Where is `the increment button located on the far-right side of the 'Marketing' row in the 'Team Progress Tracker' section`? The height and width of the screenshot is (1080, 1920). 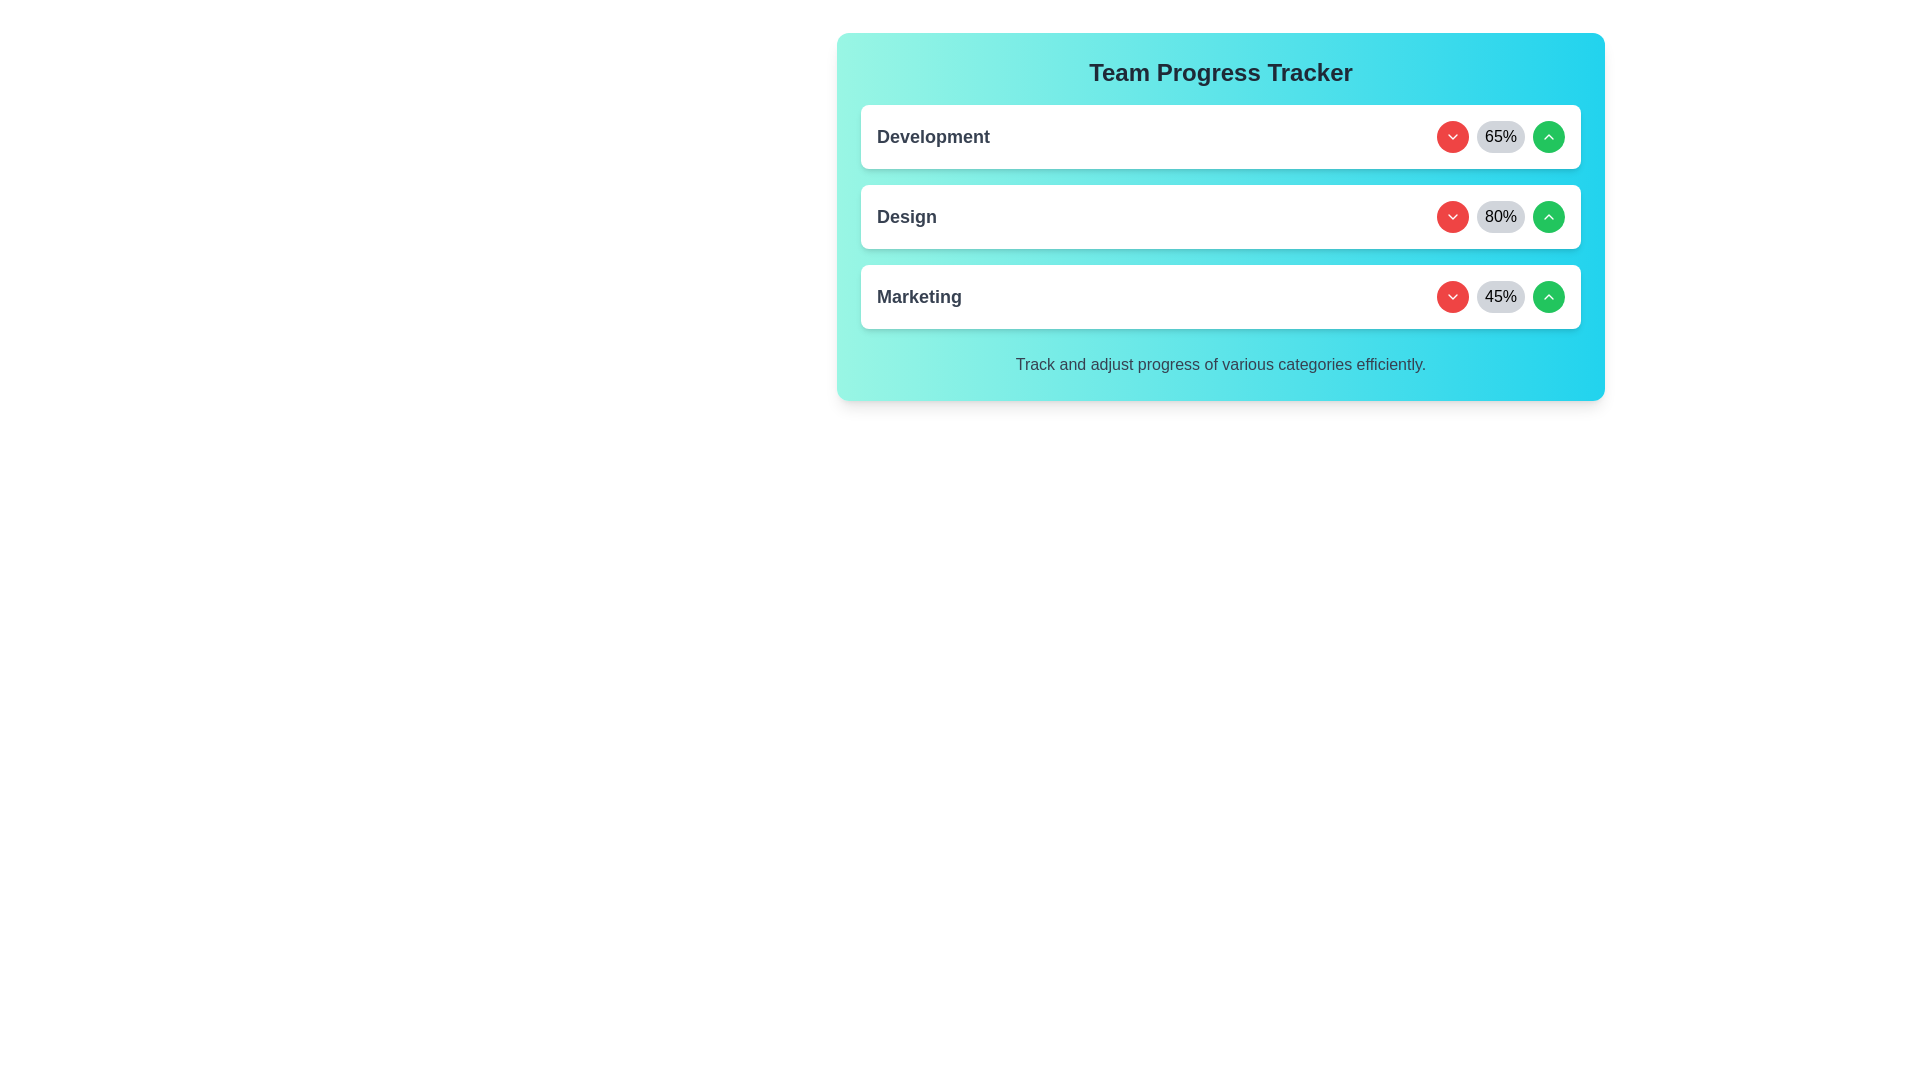 the increment button located on the far-right side of the 'Marketing' row in the 'Team Progress Tracker' section is located at coordinates (1548, 297).